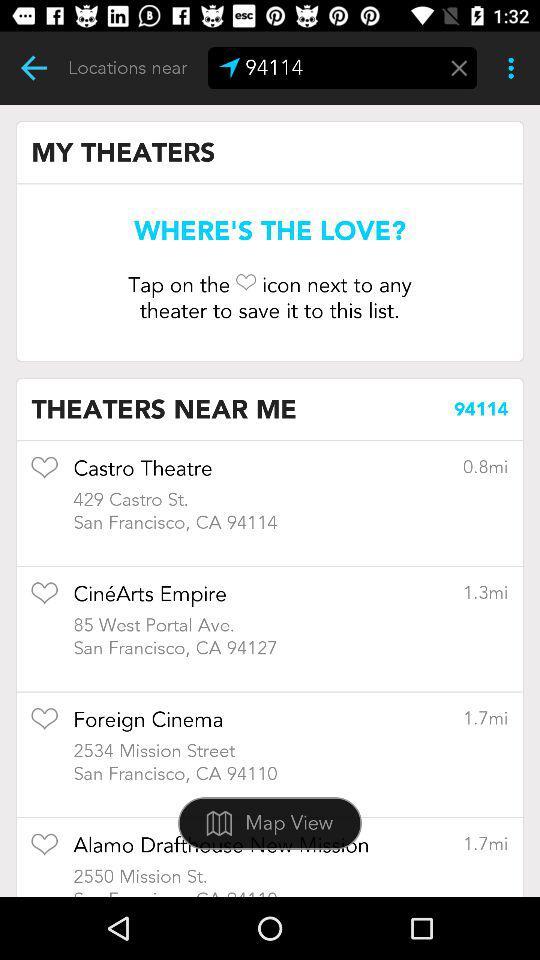 The height and width of the screenshot is (960, 540). I want to click on erase text, so click(459, 68).